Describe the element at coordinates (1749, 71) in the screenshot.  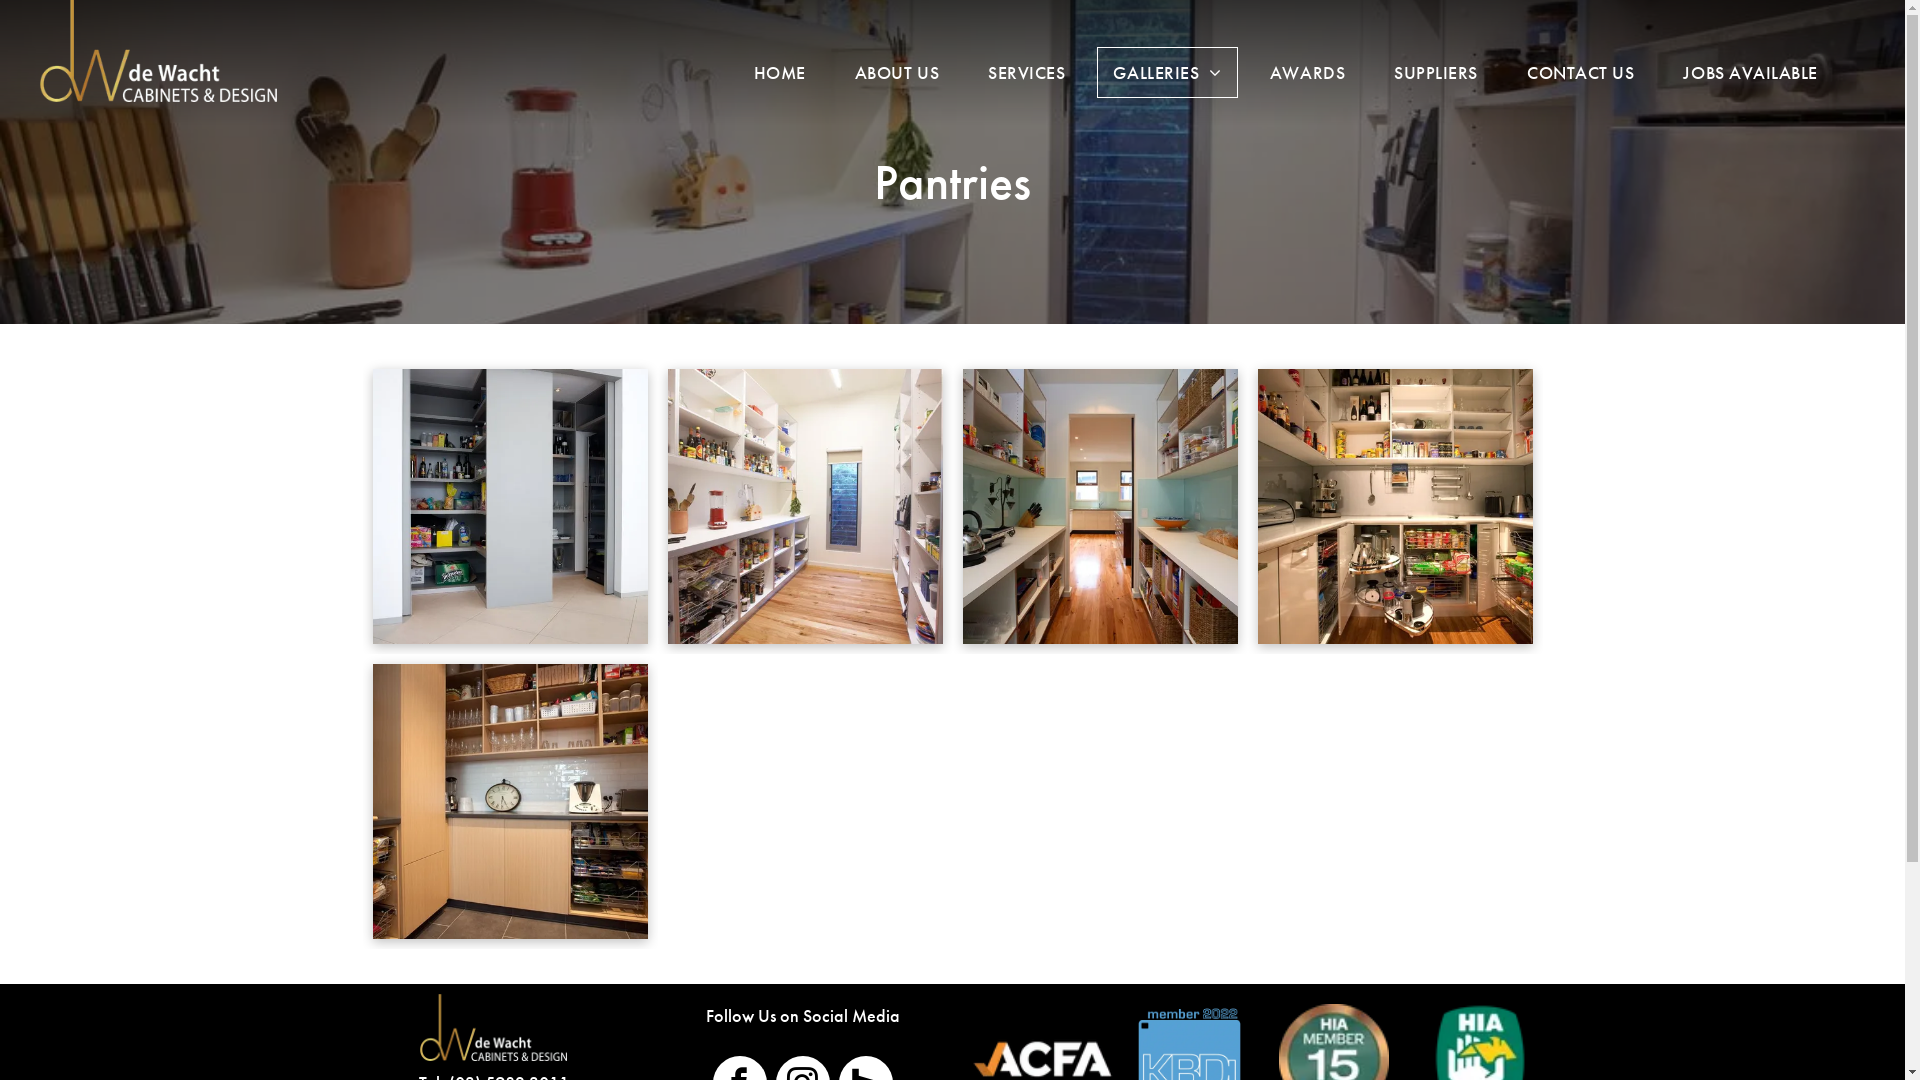
I see `'JOBS AVAILABLE'` at that location.